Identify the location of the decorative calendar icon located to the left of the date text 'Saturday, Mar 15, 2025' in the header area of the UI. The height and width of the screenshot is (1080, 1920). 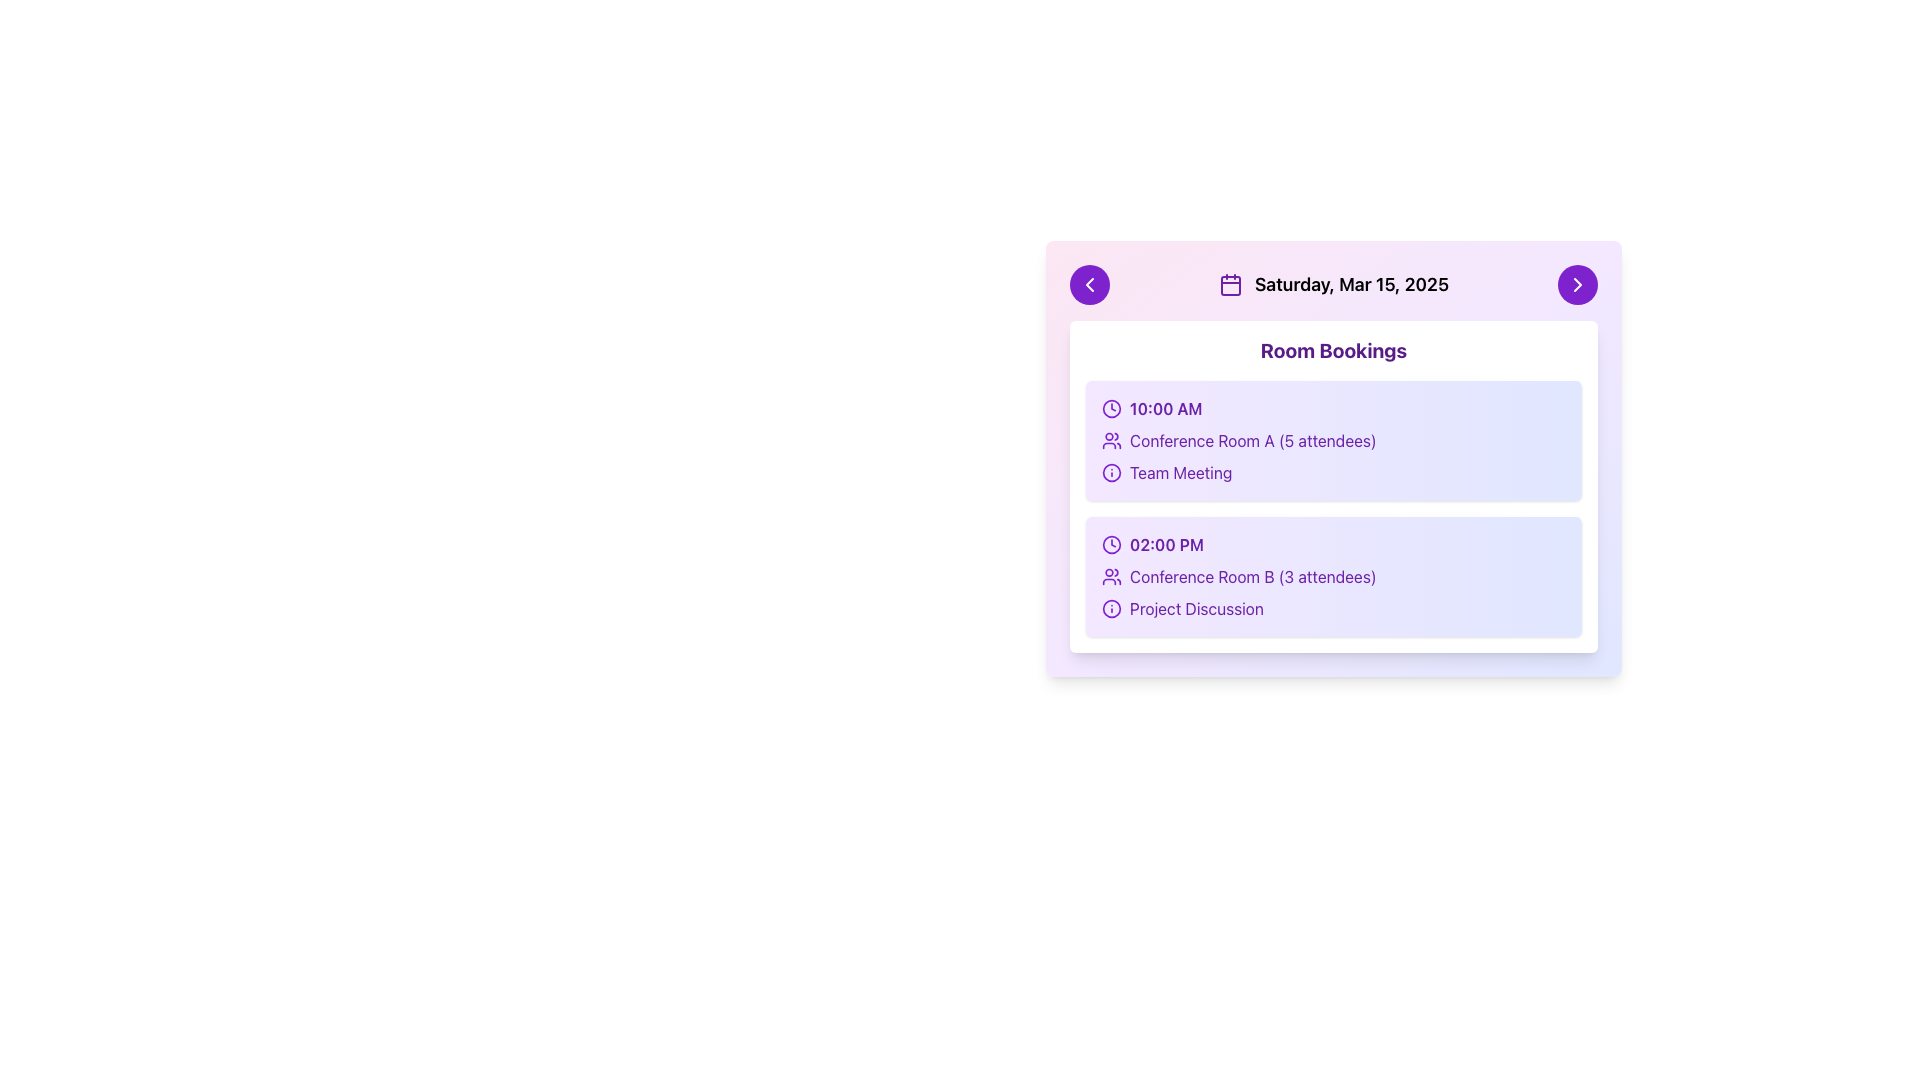
(1229, 285).